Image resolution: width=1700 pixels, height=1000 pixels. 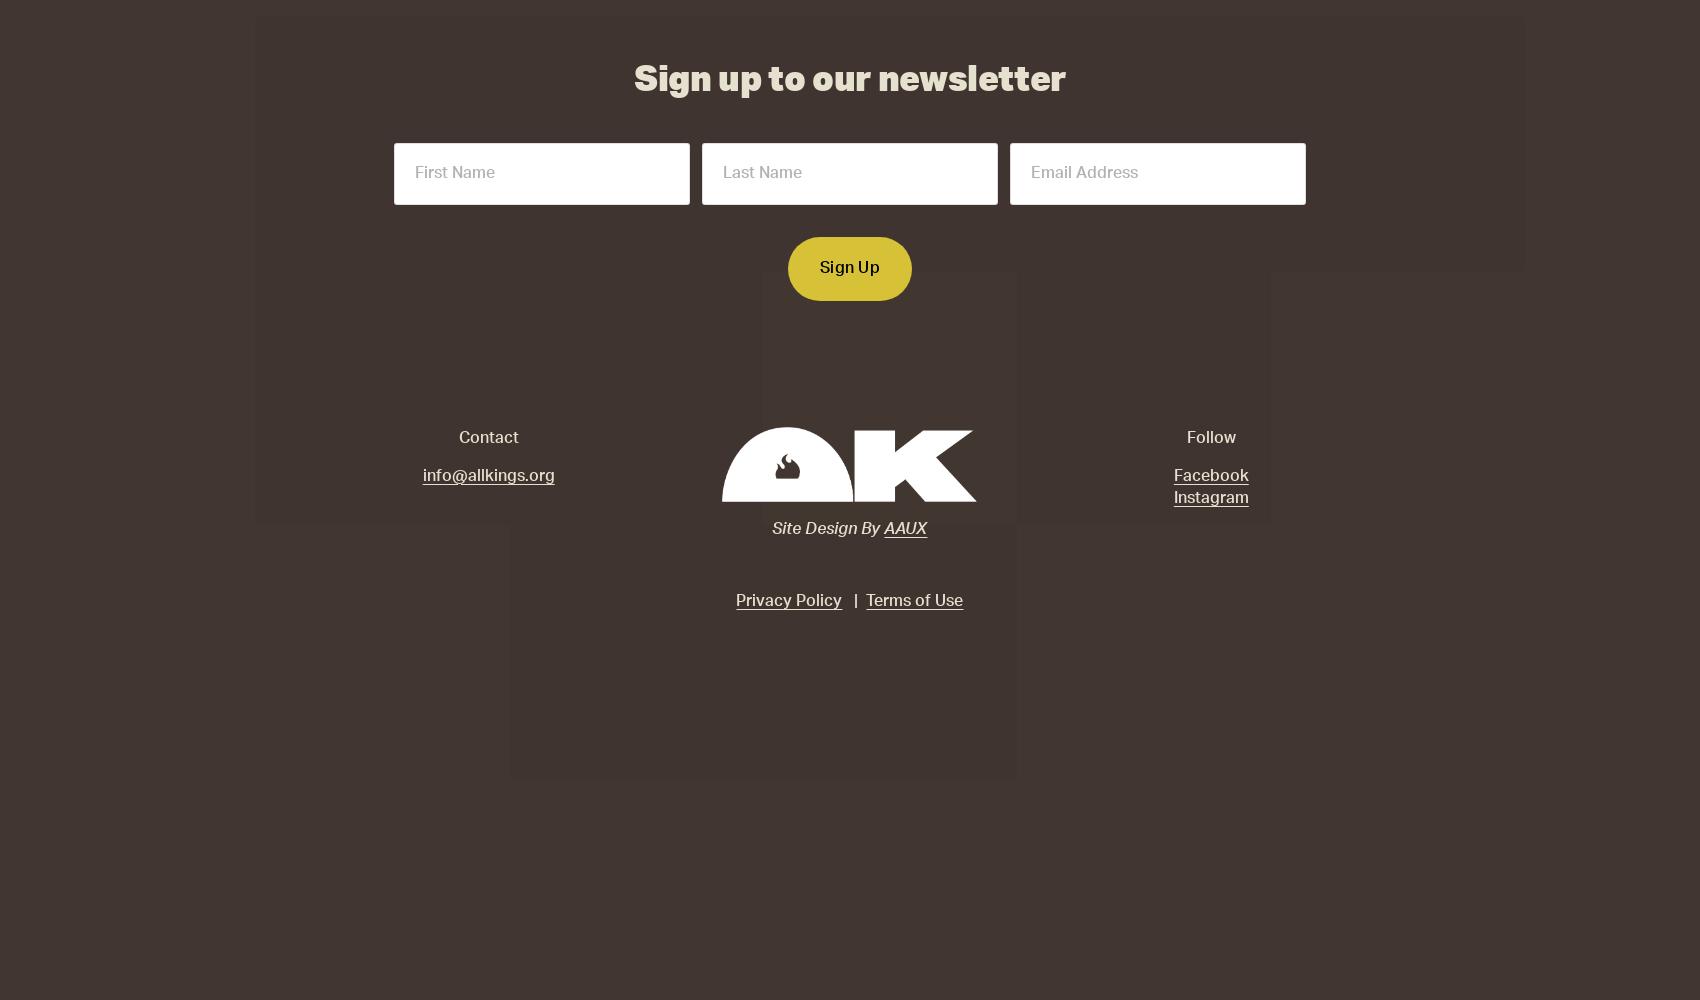 I want to click on 'Site Design By', so click(x=827, y=528).